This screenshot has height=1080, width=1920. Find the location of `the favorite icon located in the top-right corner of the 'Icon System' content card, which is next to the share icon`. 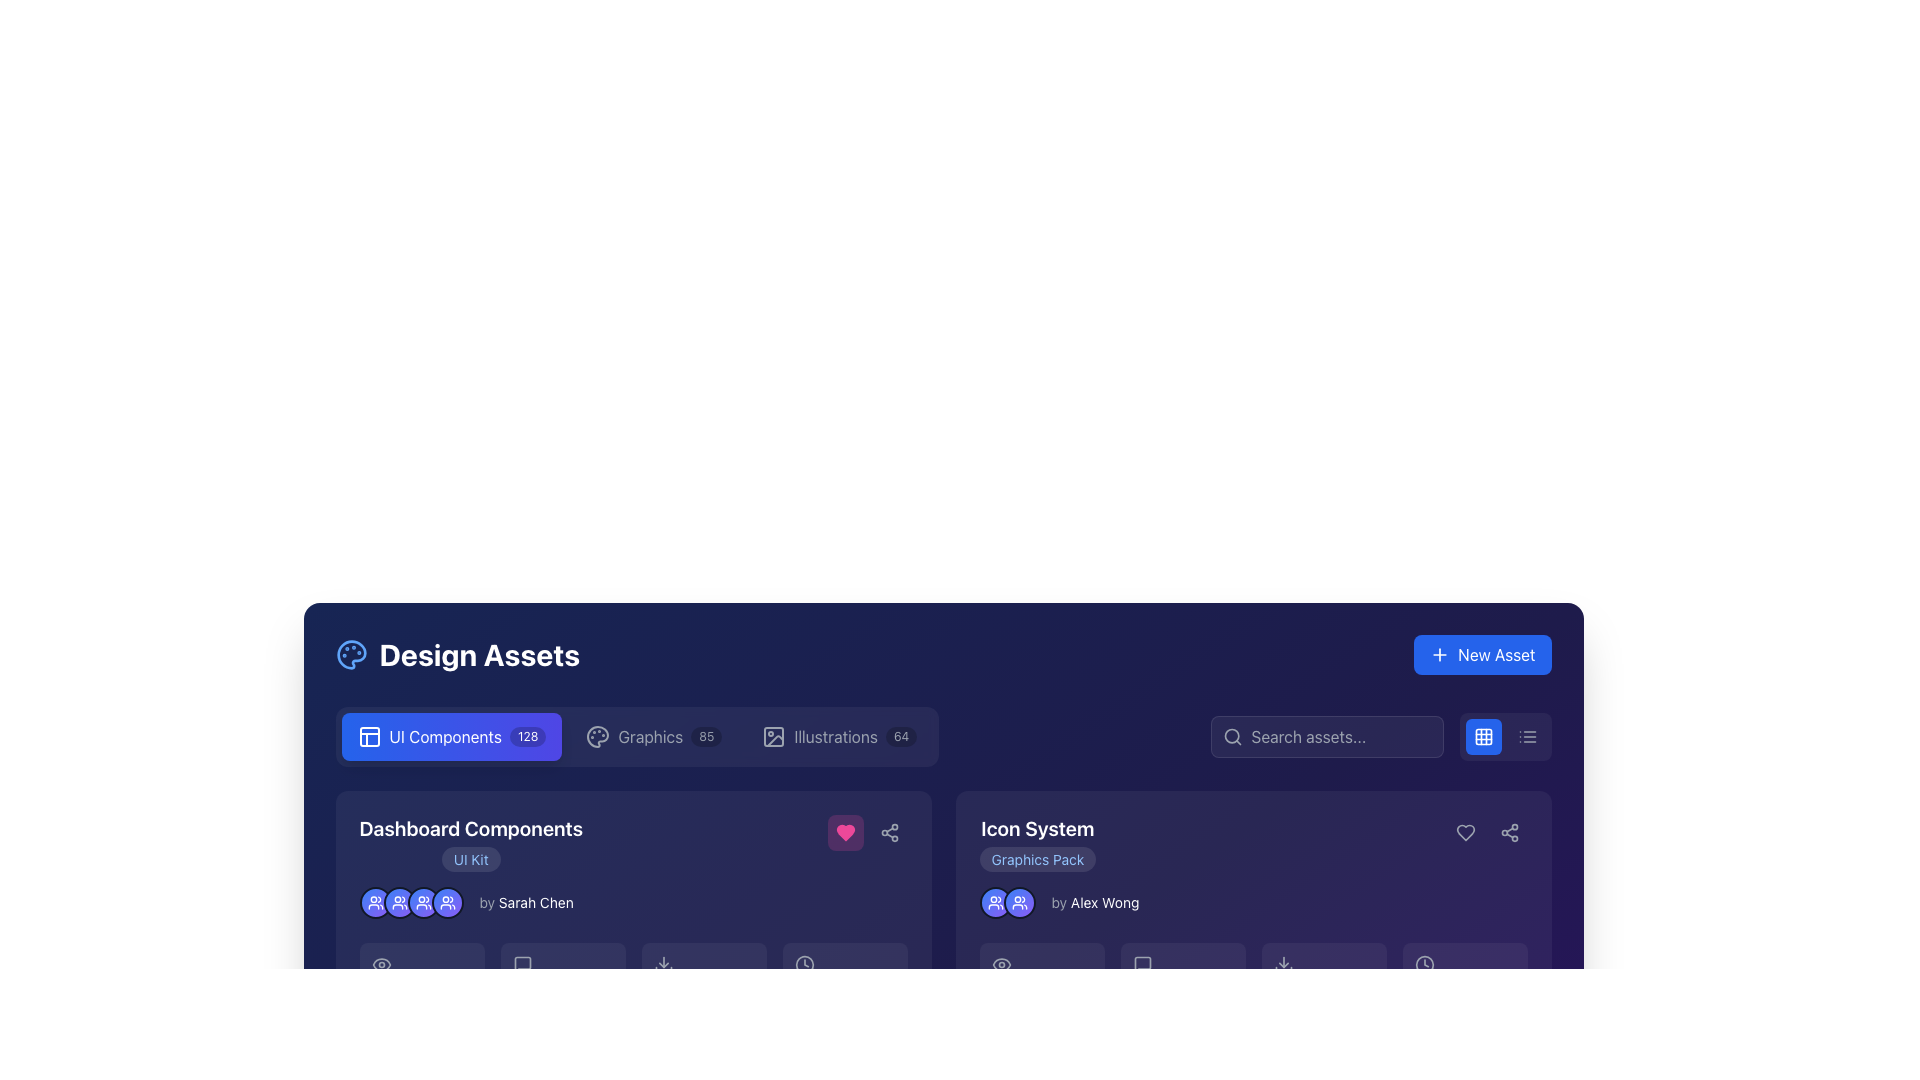

the favorite icon located in the top-right corner of the 'Icon System' content card, which is next to the share icon is located at coordinates (1465, 833).